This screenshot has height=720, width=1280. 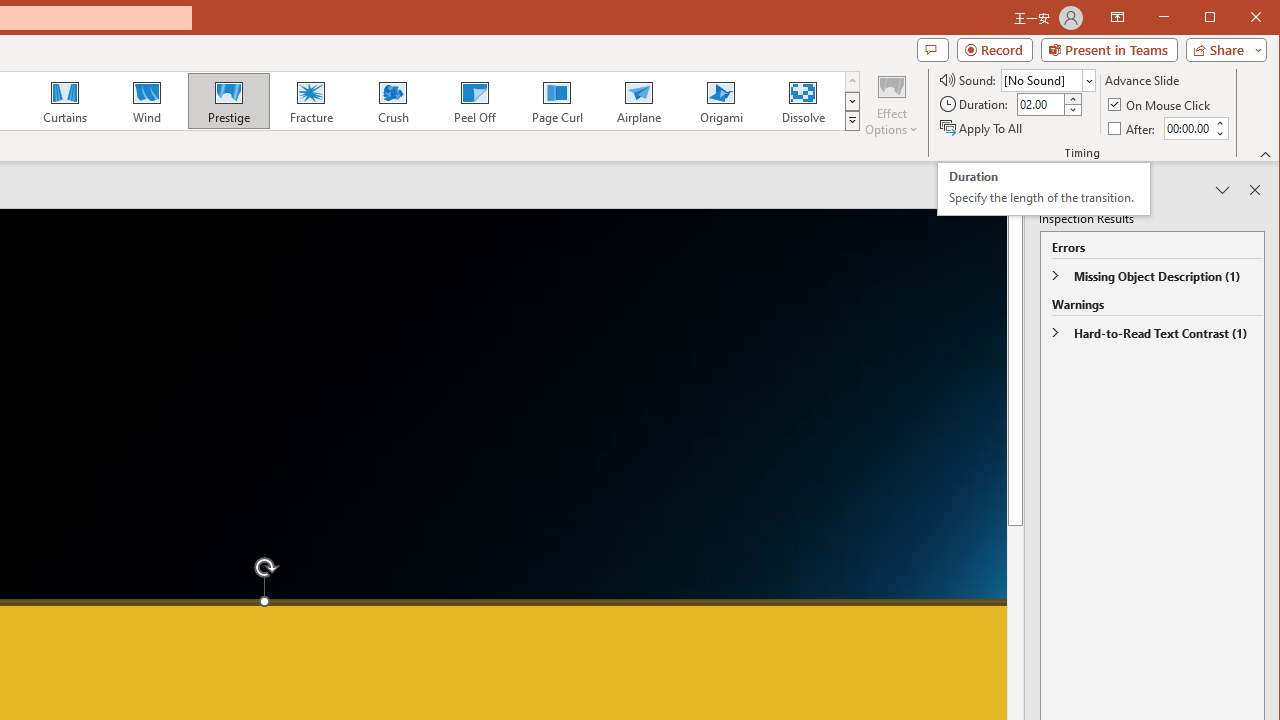 What do you see at coordinates (310, 100) in the screenshot?
I see `'Fracture'` at bounding box center [310, 100].